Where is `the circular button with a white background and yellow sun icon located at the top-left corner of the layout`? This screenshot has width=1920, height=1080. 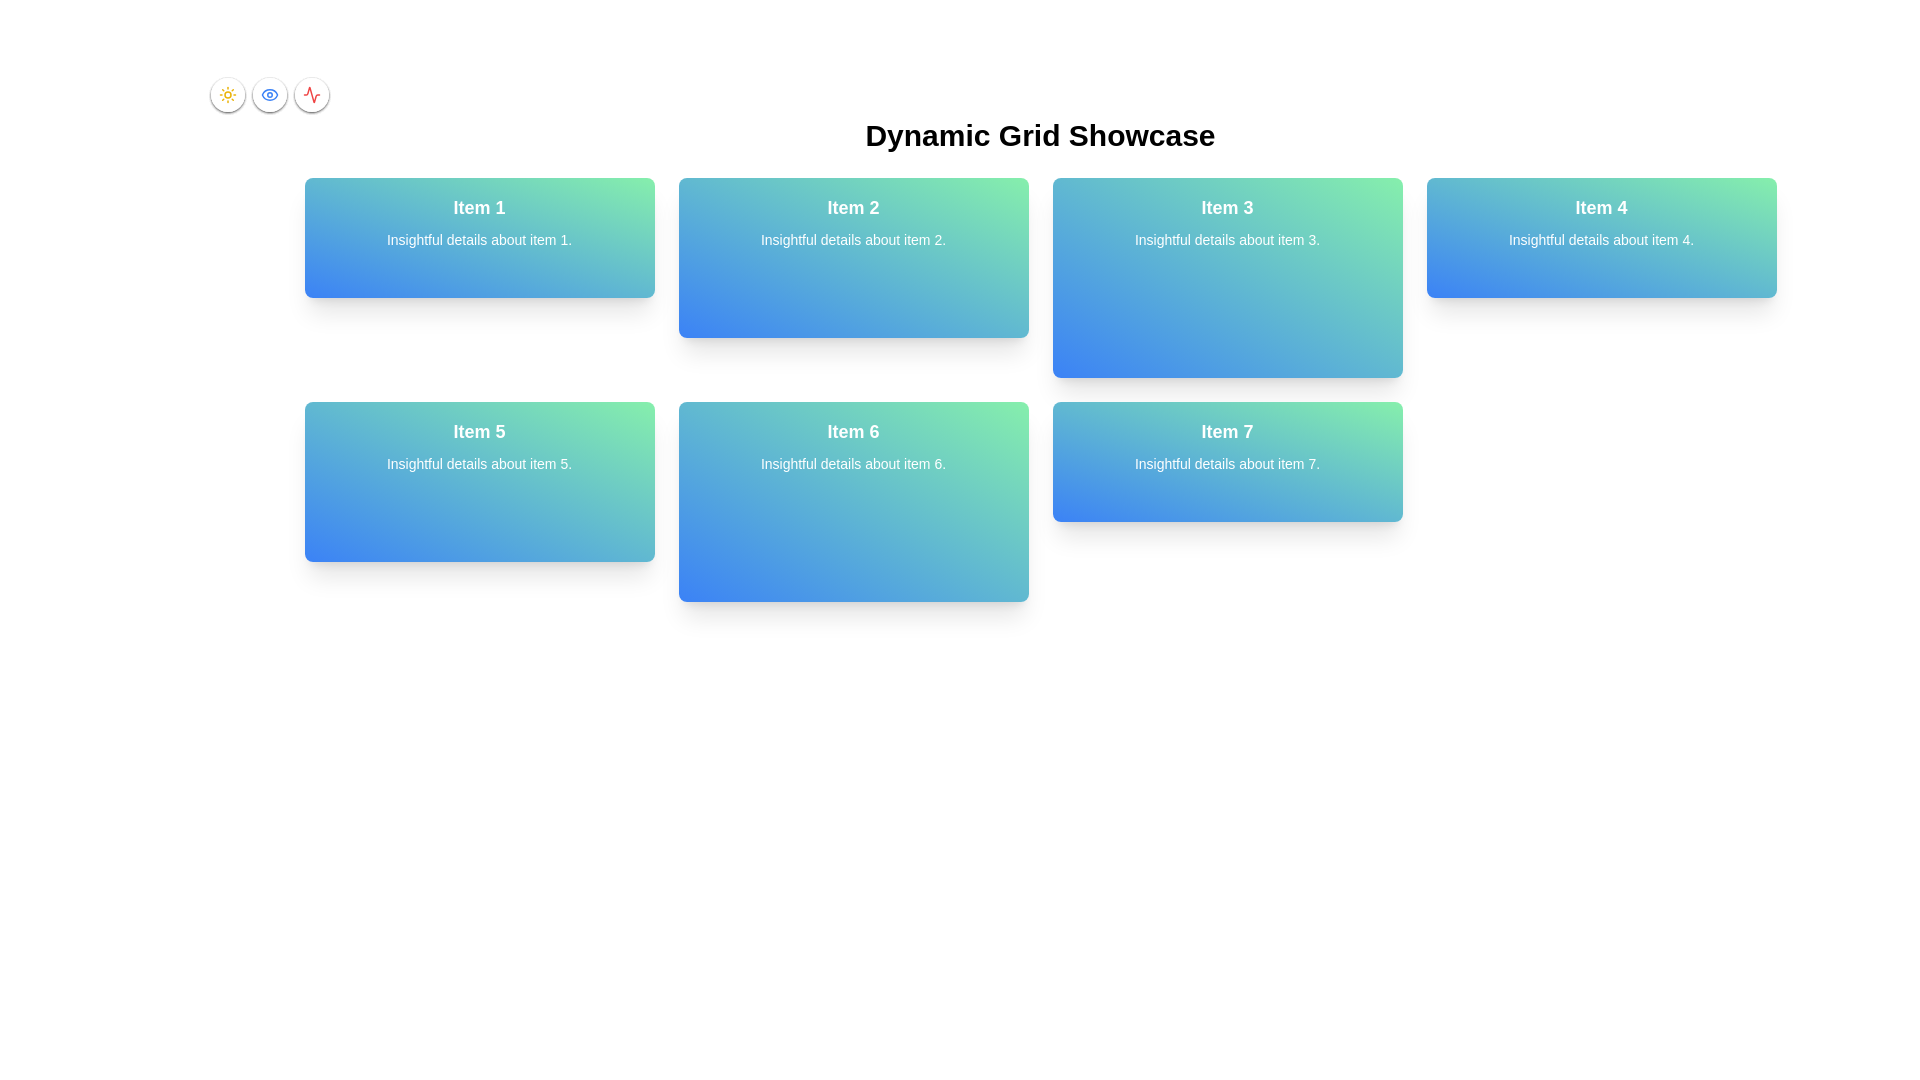 the circular button with a white background and yellow sun icon located at the top-left corner of the layout is located at coordinates (227, 95).